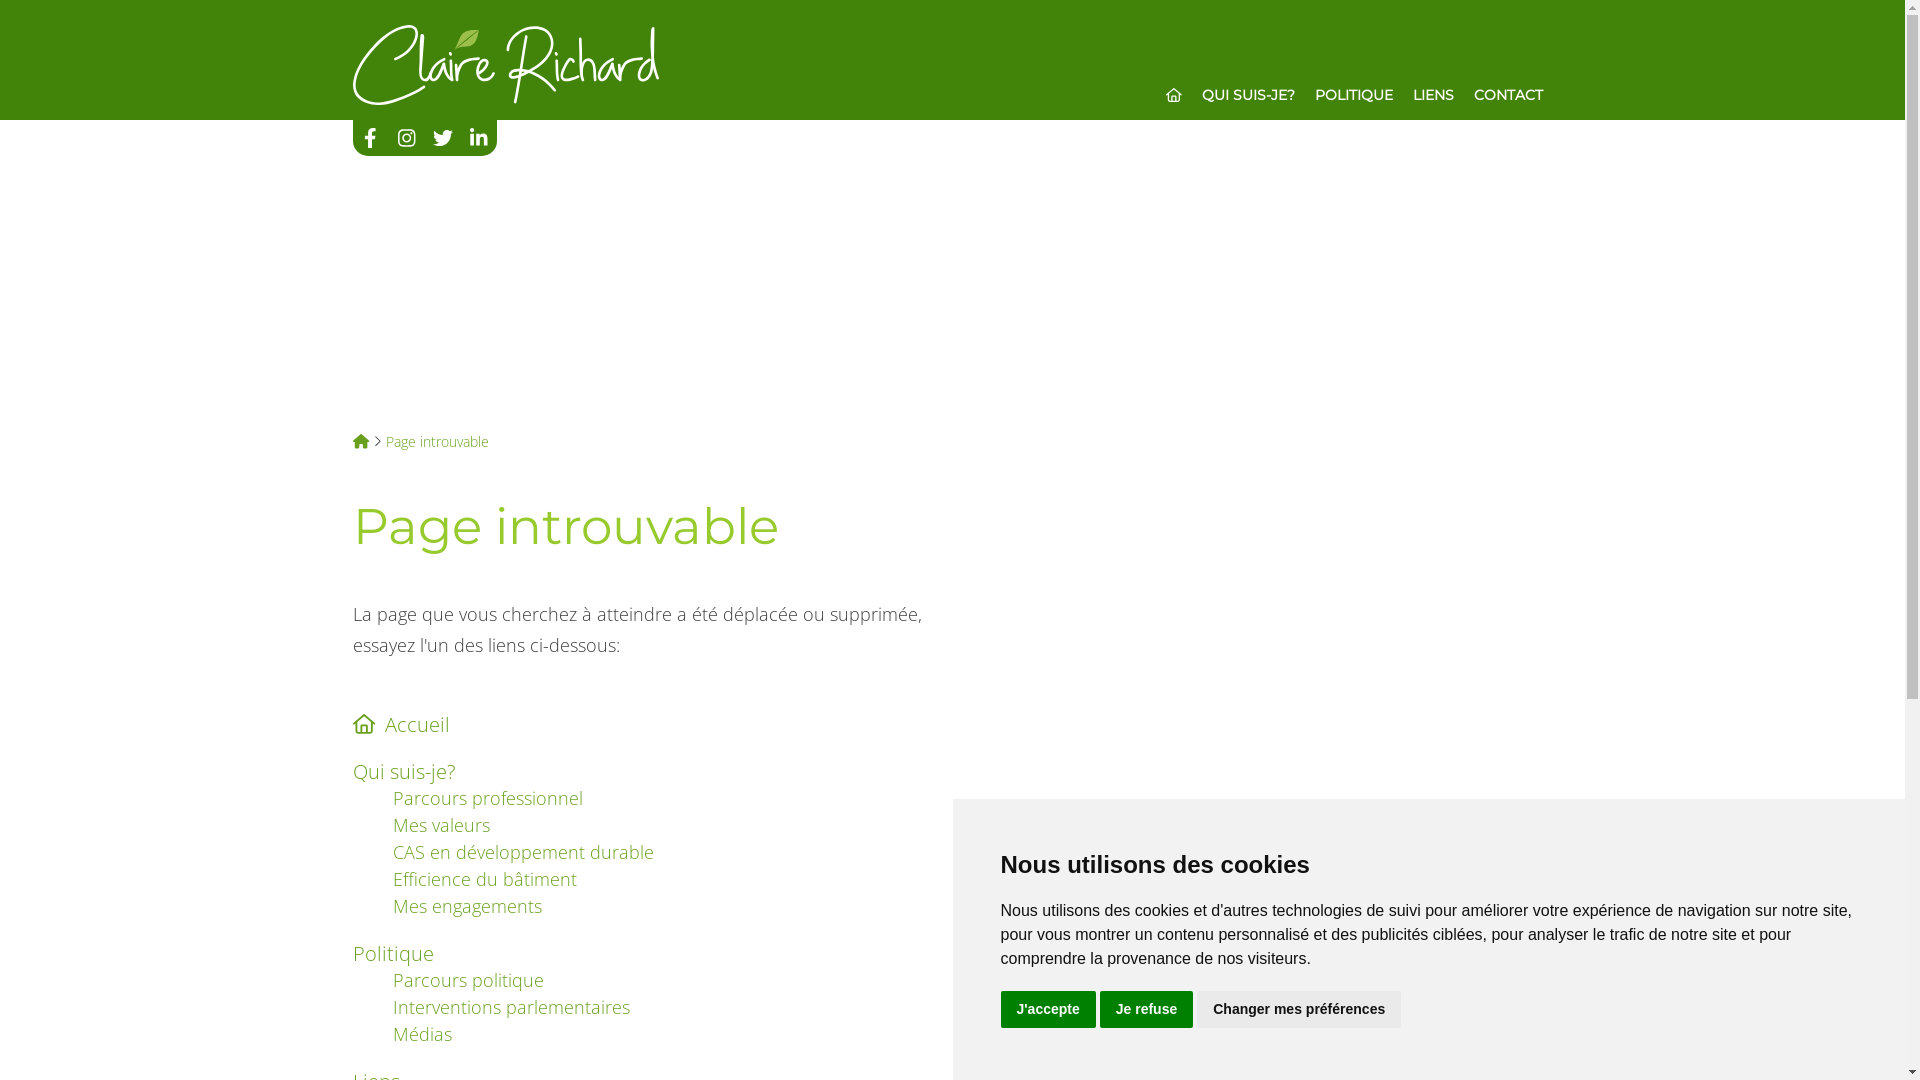 The height and width of the screenshot is (1080, 1920). I want to click on 'Parcours politique', so click(466, 978).